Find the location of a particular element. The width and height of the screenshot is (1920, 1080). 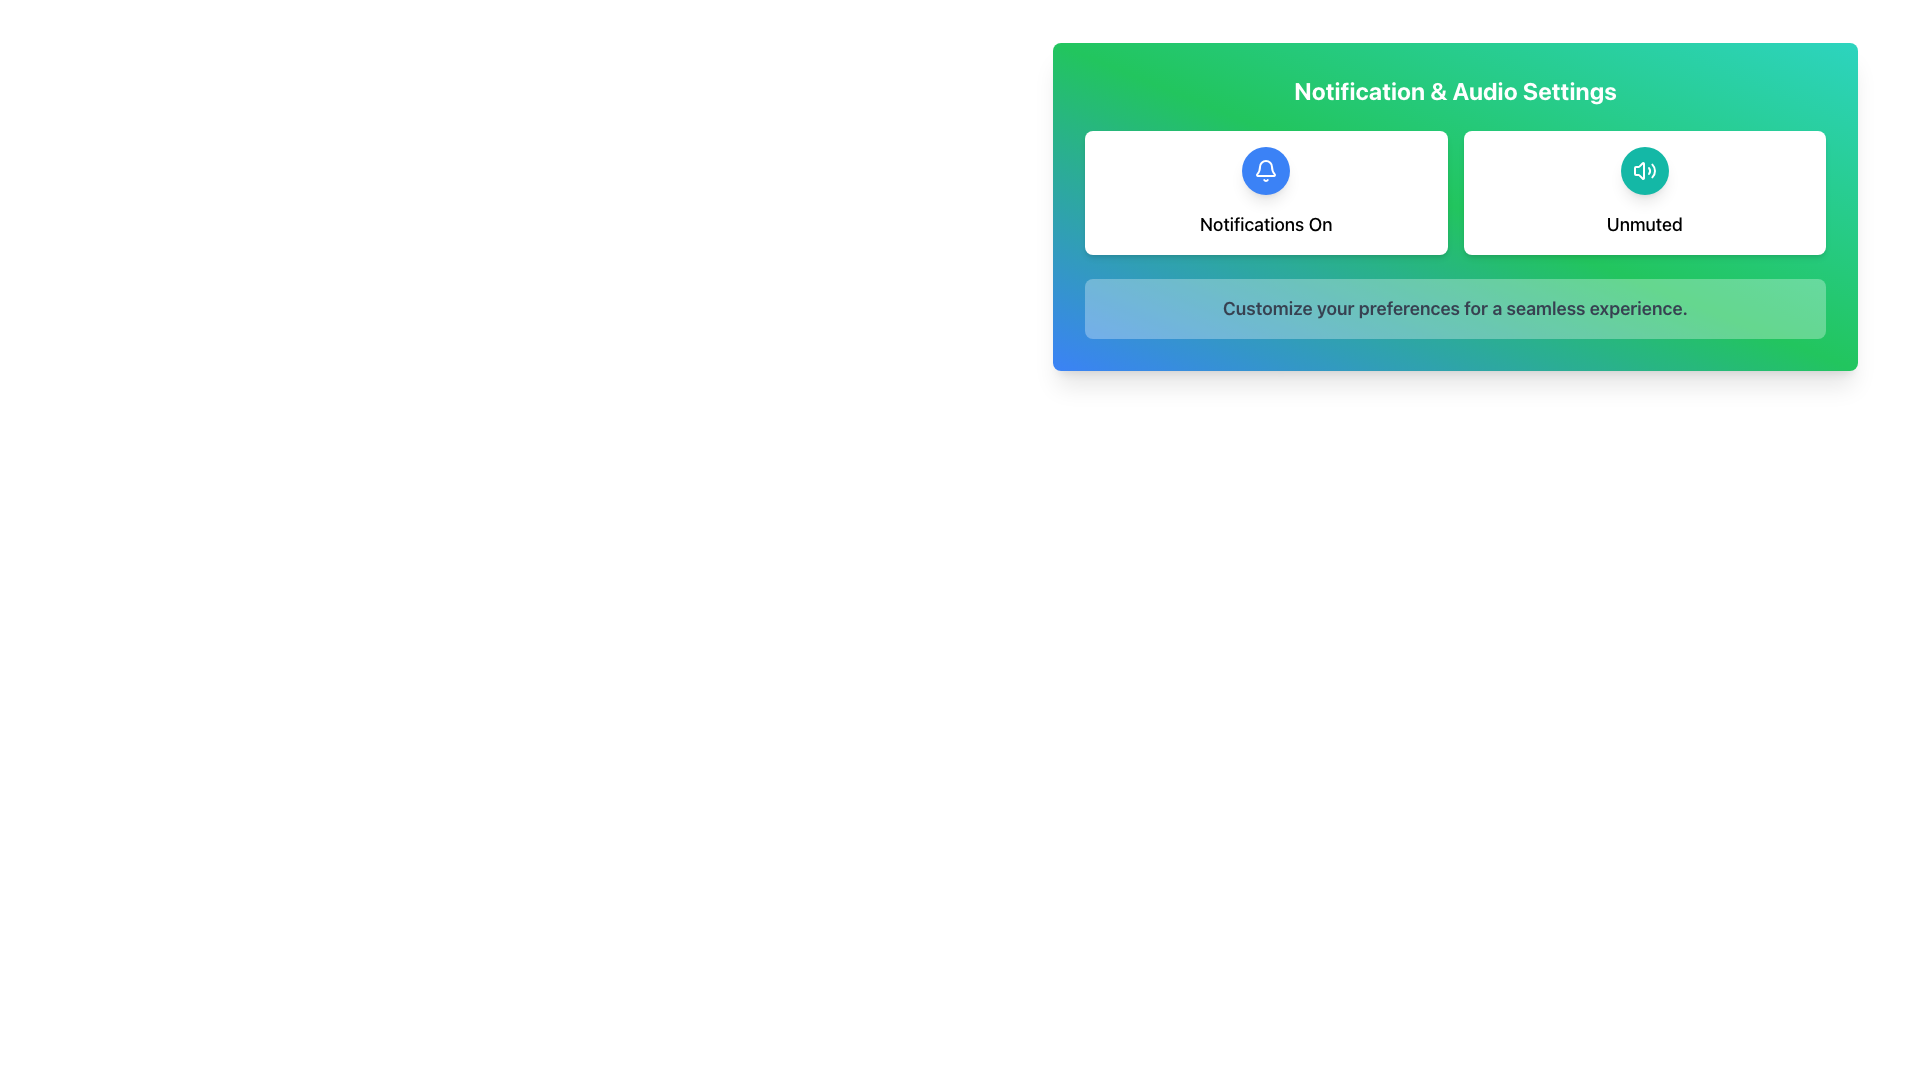

the 'Notifications On' text label displayed in bold, sans-serif font, which is centered beneath a circular blue button with a bell icon is located at coordinates (1265, 224).